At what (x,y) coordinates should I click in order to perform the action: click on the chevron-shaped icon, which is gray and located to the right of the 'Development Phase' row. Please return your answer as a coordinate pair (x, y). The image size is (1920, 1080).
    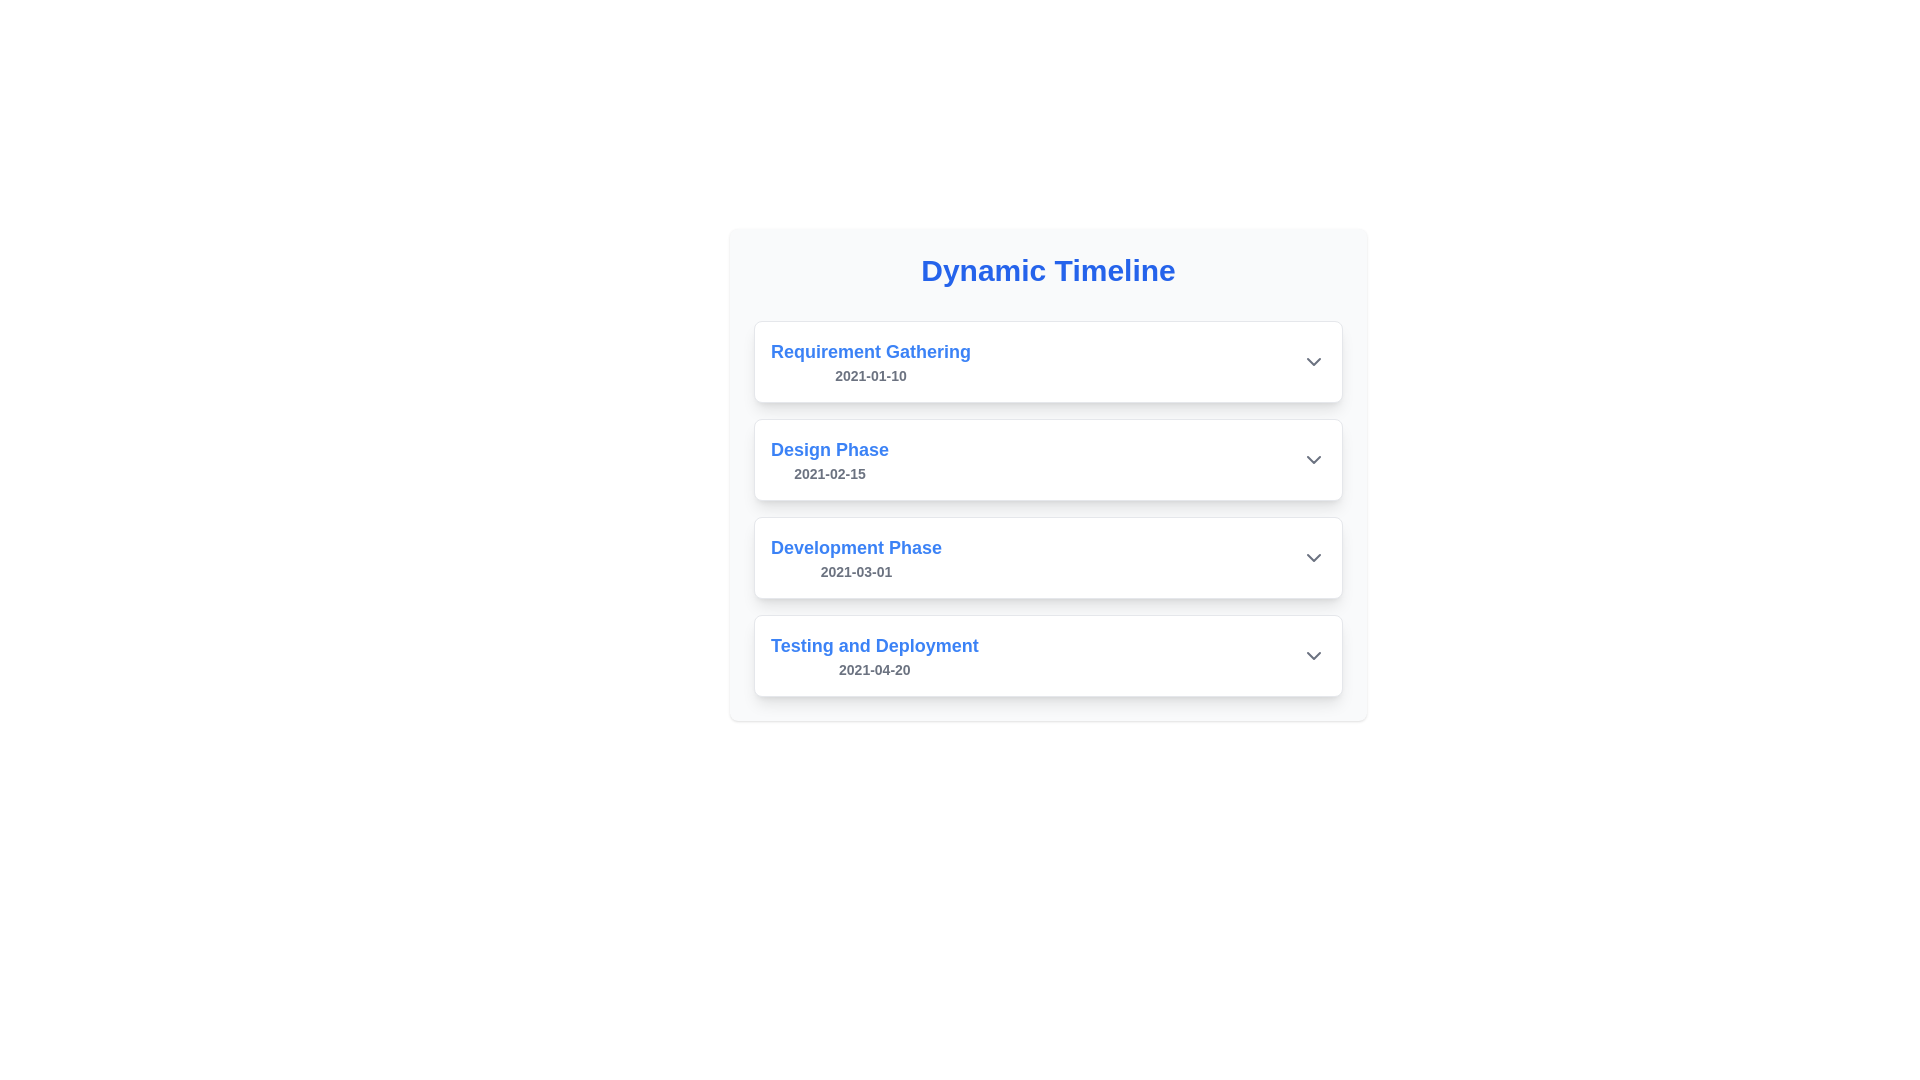
    Looking at the image, I should click on (1314, 558).